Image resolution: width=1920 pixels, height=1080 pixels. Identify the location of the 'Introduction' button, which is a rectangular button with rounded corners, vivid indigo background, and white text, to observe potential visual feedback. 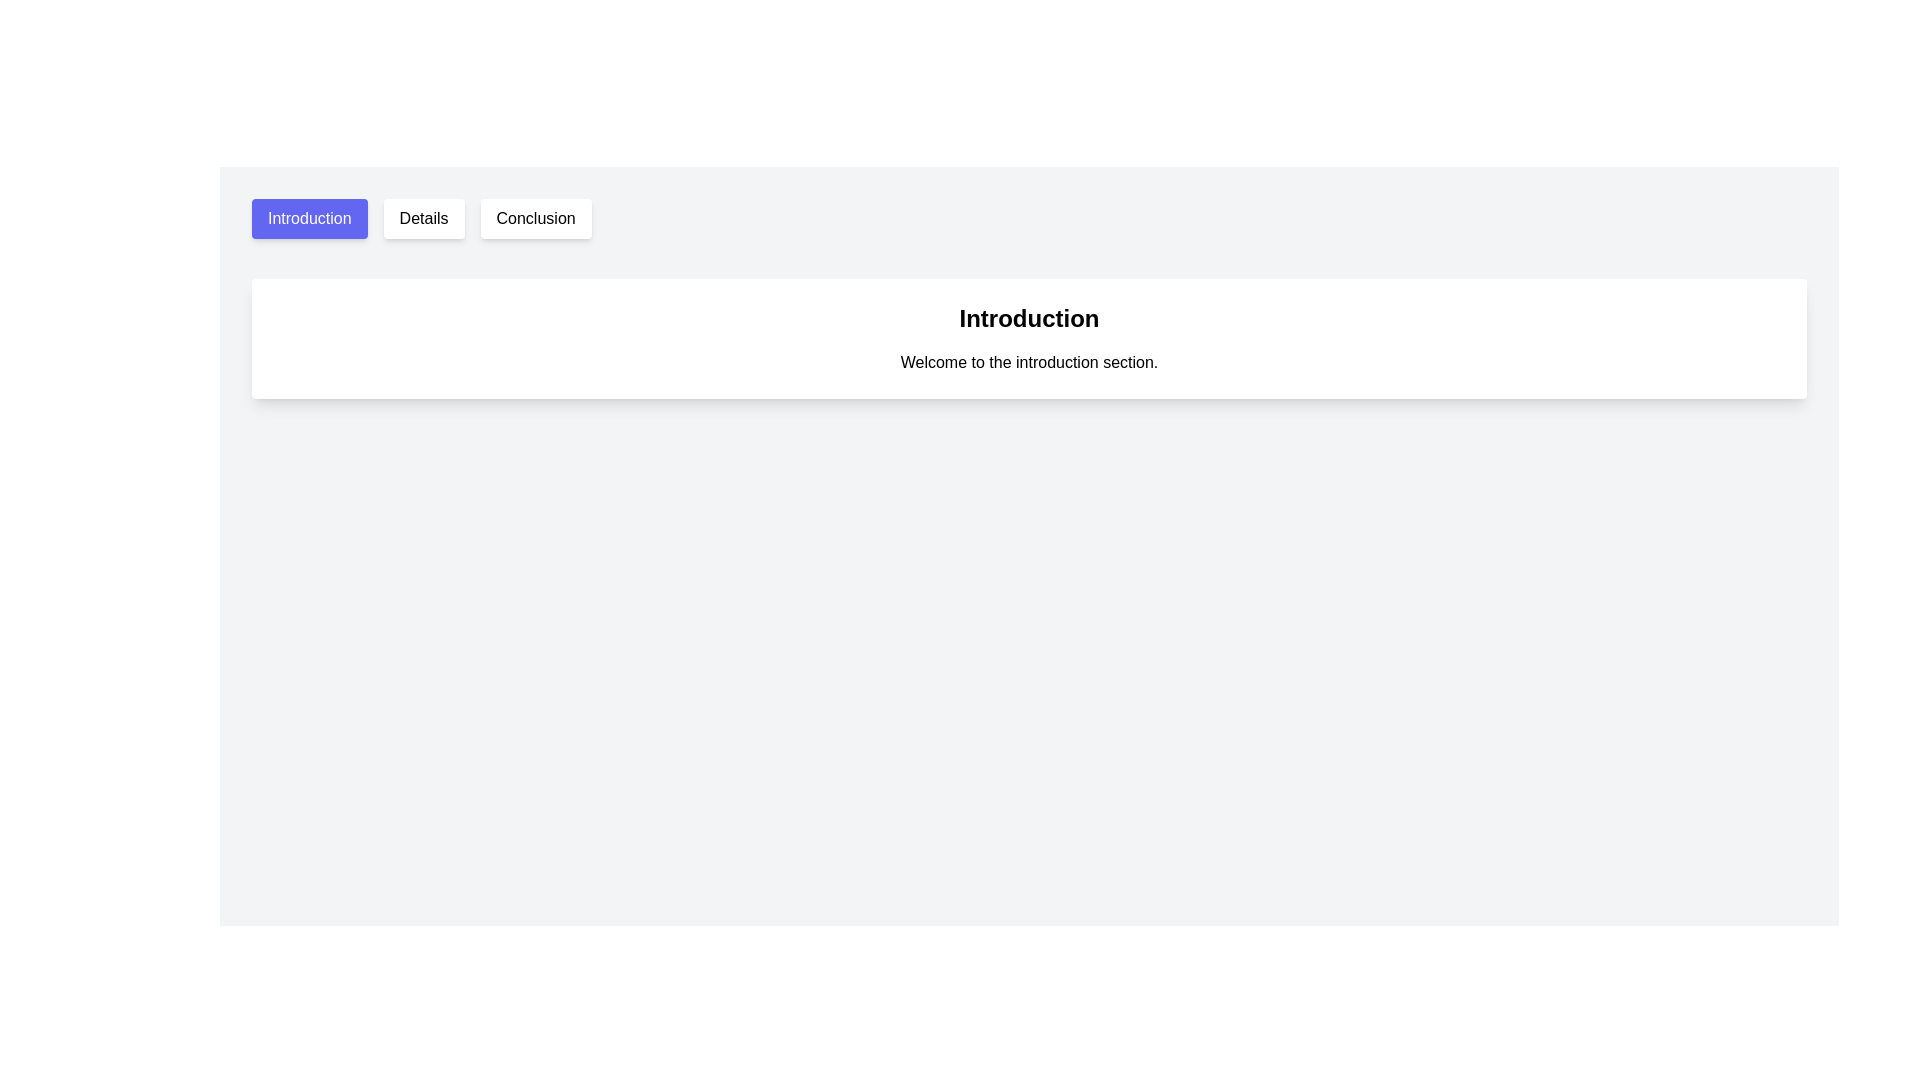
(308, 219).